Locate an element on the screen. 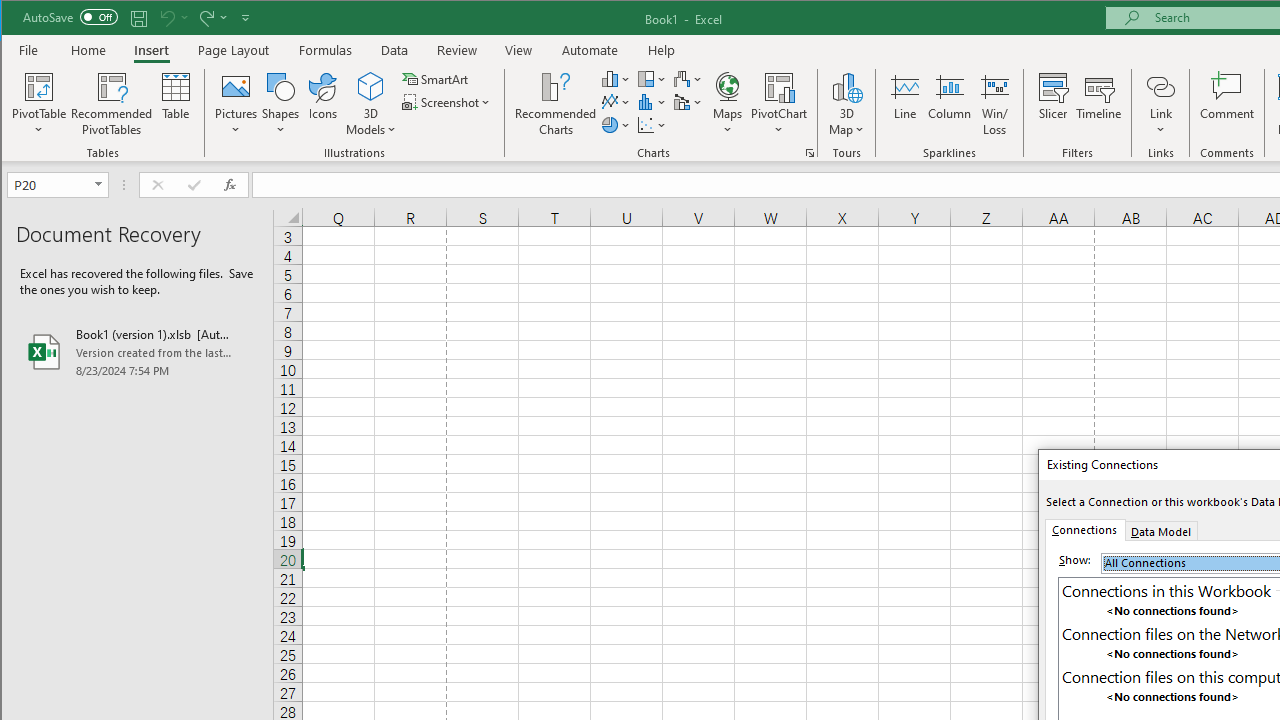  'Insert Pie or Doughnut Chart' is located at coordinates (615, 125).